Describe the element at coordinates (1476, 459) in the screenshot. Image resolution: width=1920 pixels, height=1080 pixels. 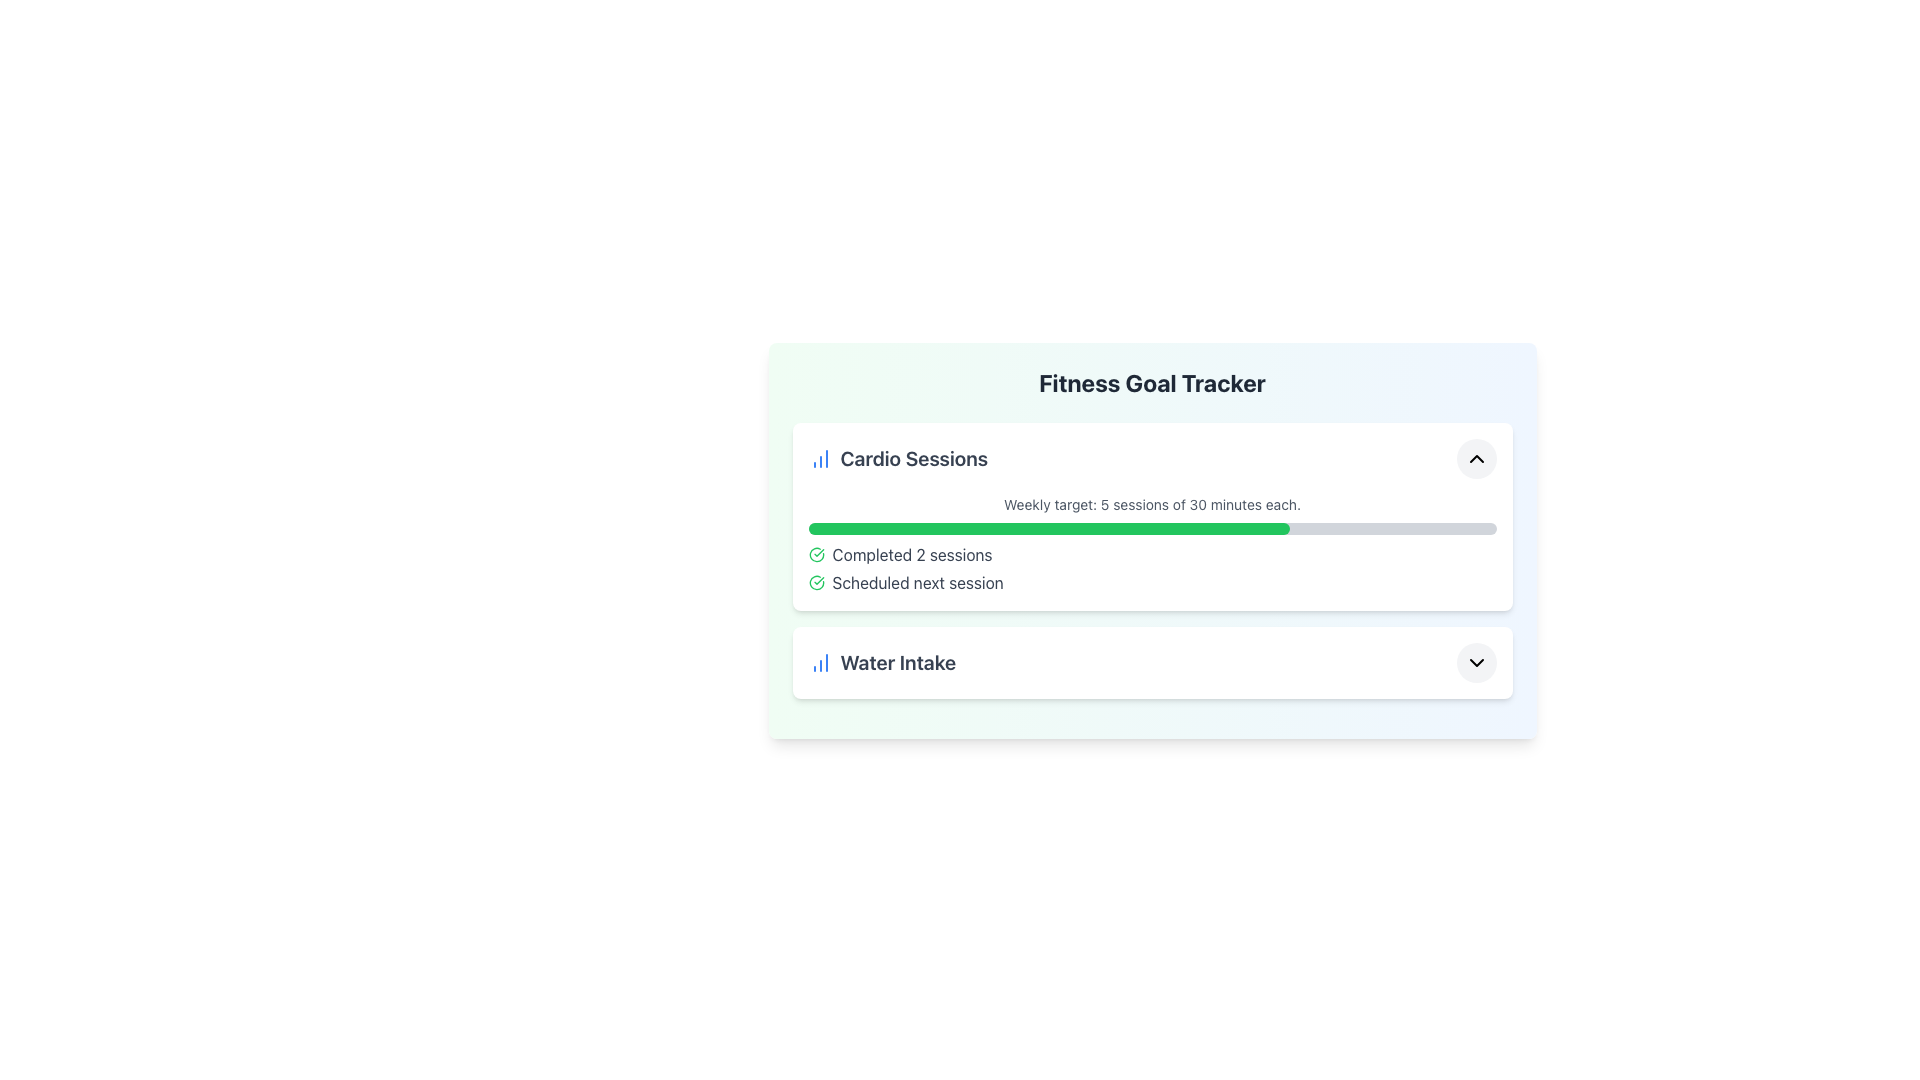
I see `the circular button with a light gray background and chevron-up icon located at the upper-right corner of the 'Cardio Sessions' header to observe the hover state` at that location.